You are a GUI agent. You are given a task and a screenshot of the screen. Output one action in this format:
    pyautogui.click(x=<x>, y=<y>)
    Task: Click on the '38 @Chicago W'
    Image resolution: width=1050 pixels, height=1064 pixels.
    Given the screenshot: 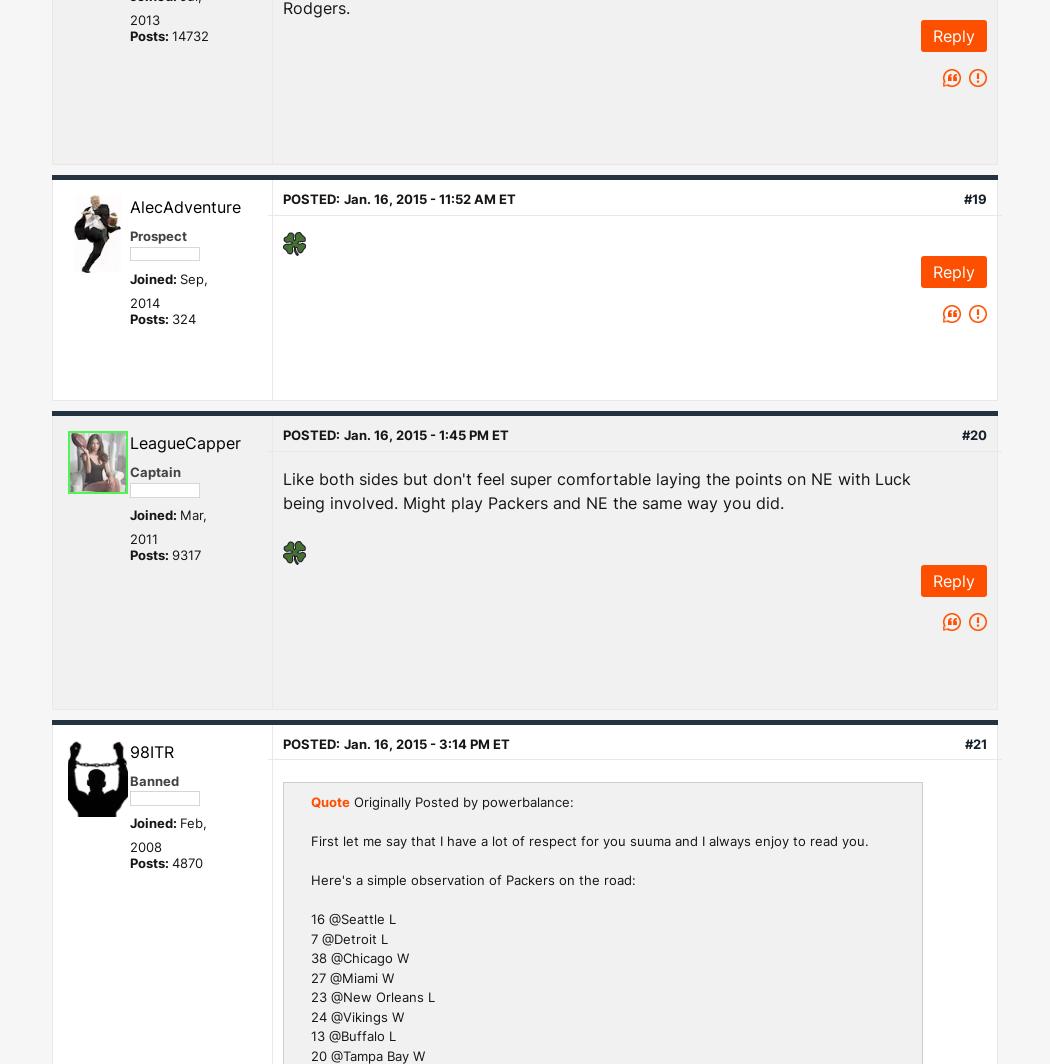 What is the action you would take?
    pyautogui.click(x=359, y=958)
    